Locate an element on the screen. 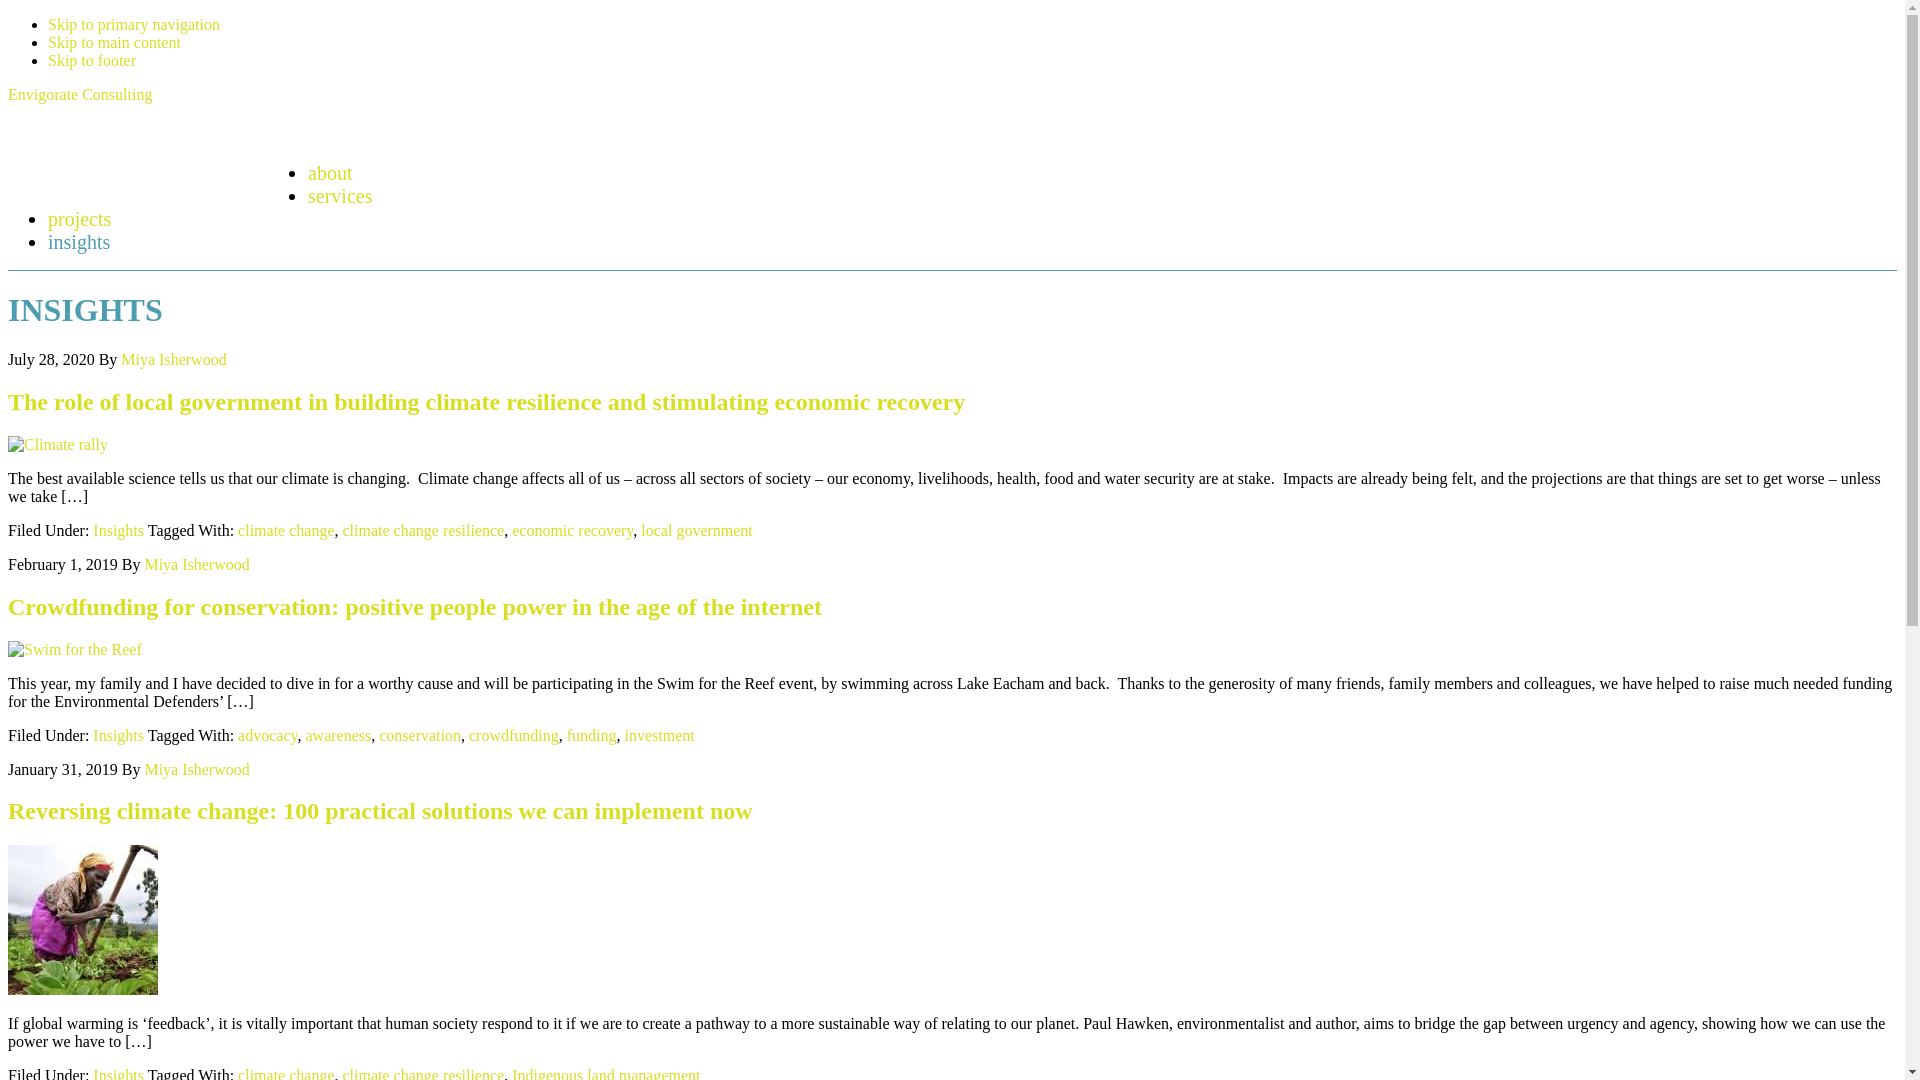  'local government' is located at coordinates (696, 529).